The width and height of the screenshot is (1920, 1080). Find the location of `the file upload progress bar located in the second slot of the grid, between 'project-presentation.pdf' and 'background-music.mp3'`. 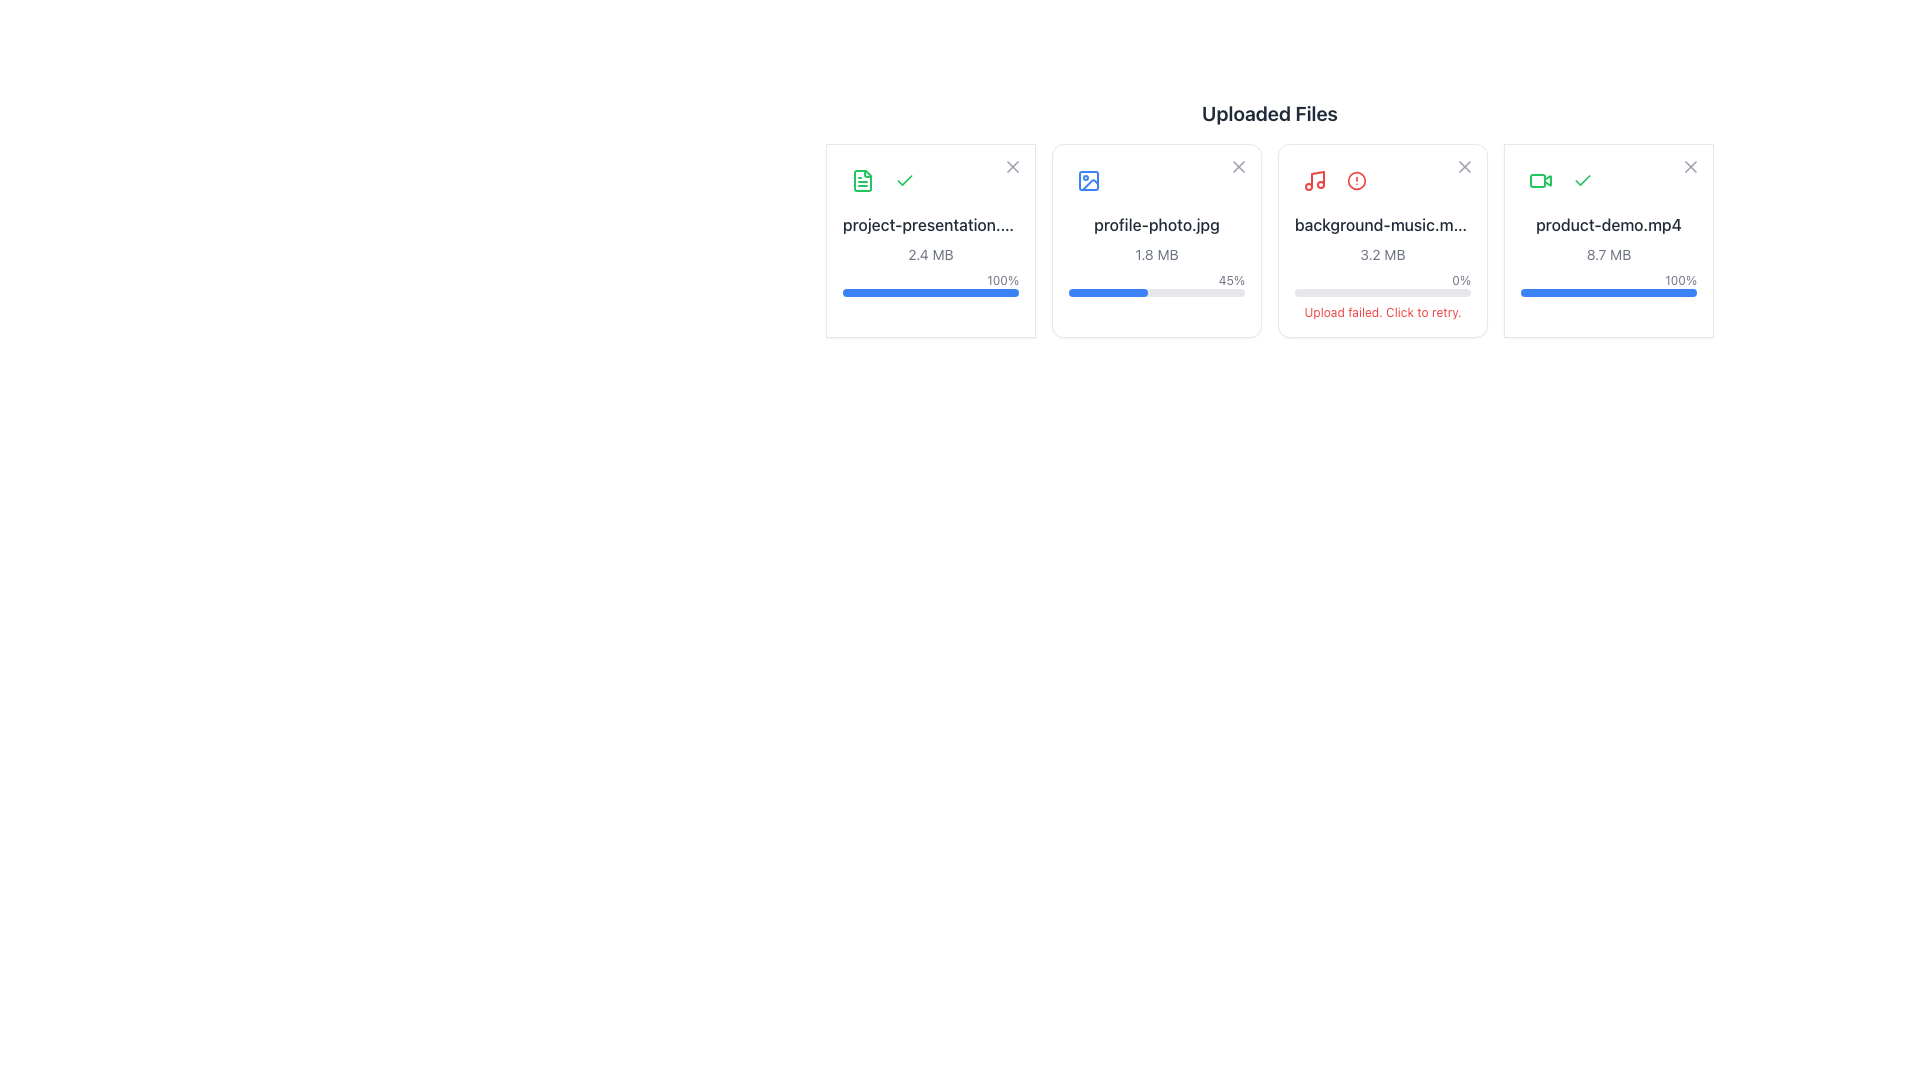

the file upload progress bar located in the second slot of the grid, between 'project-presentation.pdf' and 'background-music.mp3' is located at coordinates (1156, 253).